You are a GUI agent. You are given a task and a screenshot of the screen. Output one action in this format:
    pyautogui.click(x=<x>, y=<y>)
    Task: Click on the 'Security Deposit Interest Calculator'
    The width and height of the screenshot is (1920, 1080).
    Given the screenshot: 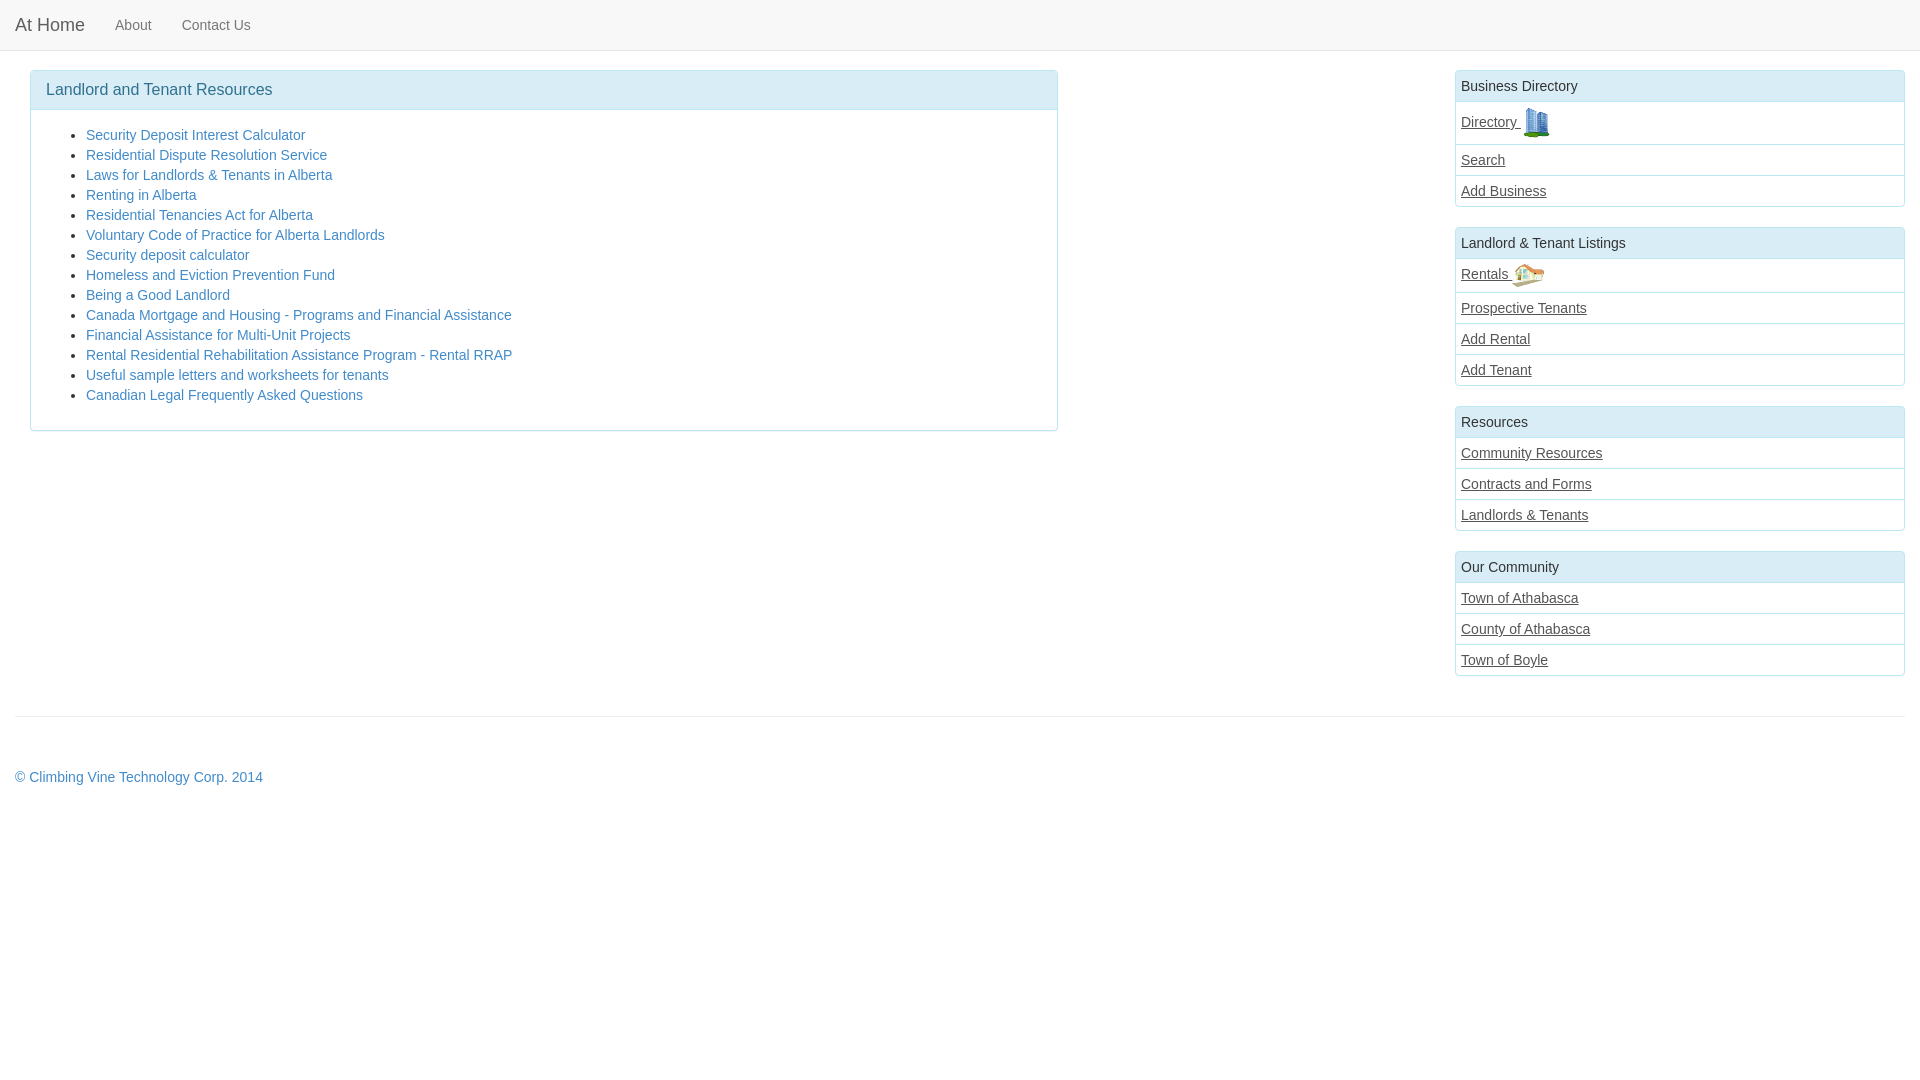 What is the action you would take?
    pyautogui.click(x=195, y=135)
    